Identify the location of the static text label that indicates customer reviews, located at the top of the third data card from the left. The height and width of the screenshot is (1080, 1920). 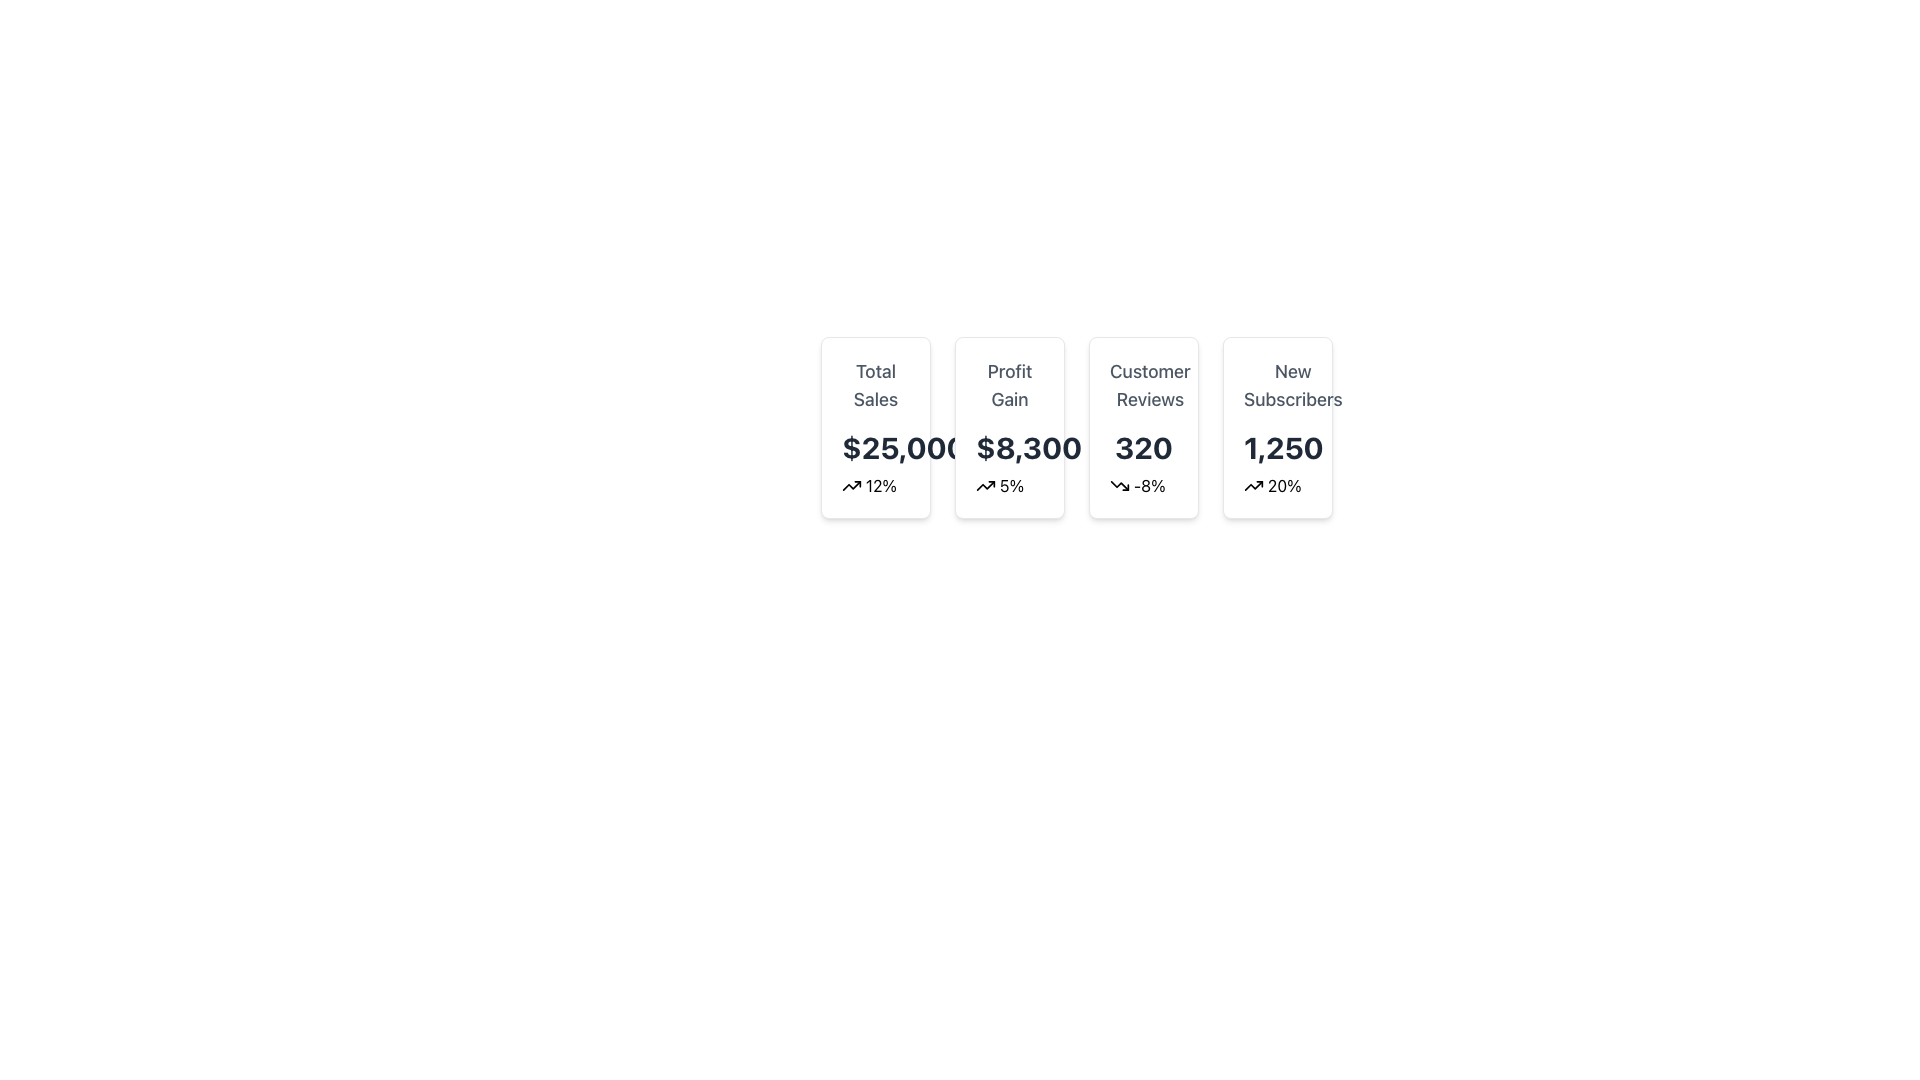
(1150, 385).